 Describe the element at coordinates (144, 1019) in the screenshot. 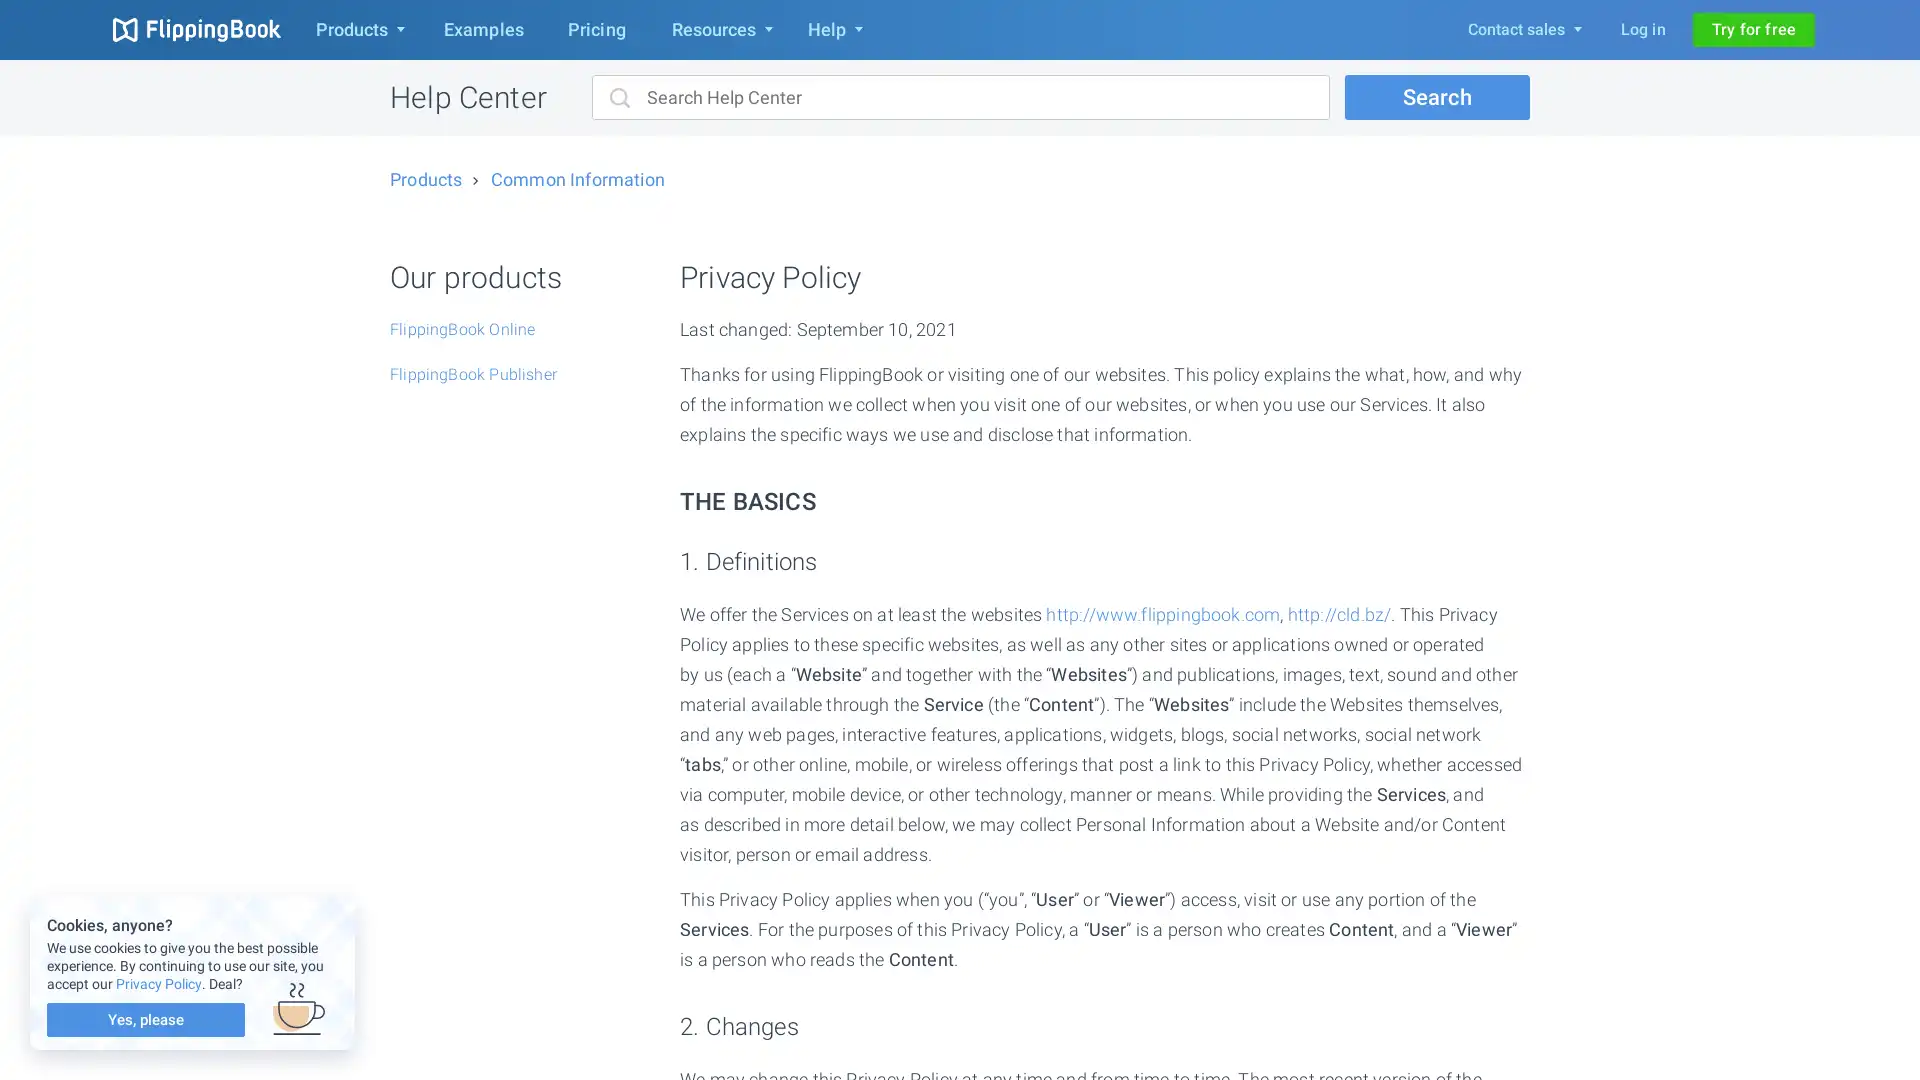

I see `Yes, please` at that location.